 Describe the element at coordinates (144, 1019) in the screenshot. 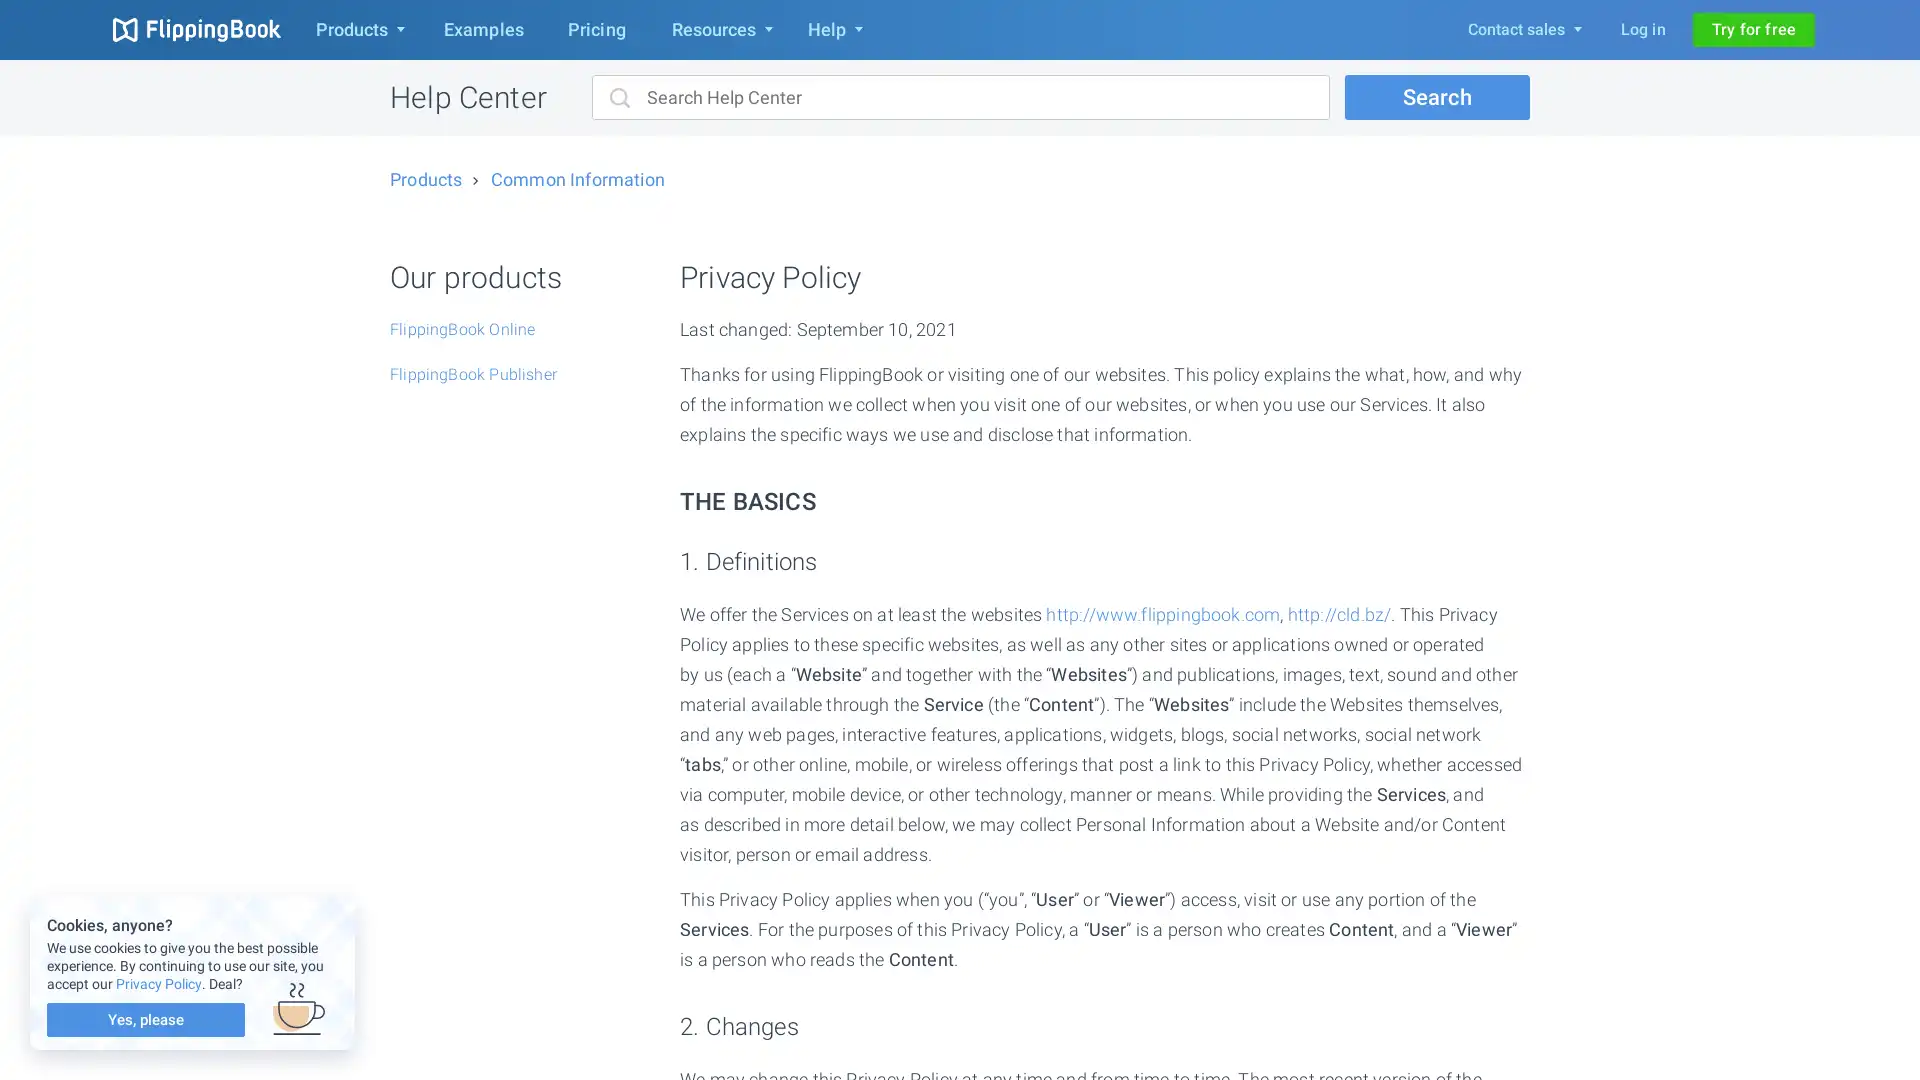

I see `Yes, please` at that location.